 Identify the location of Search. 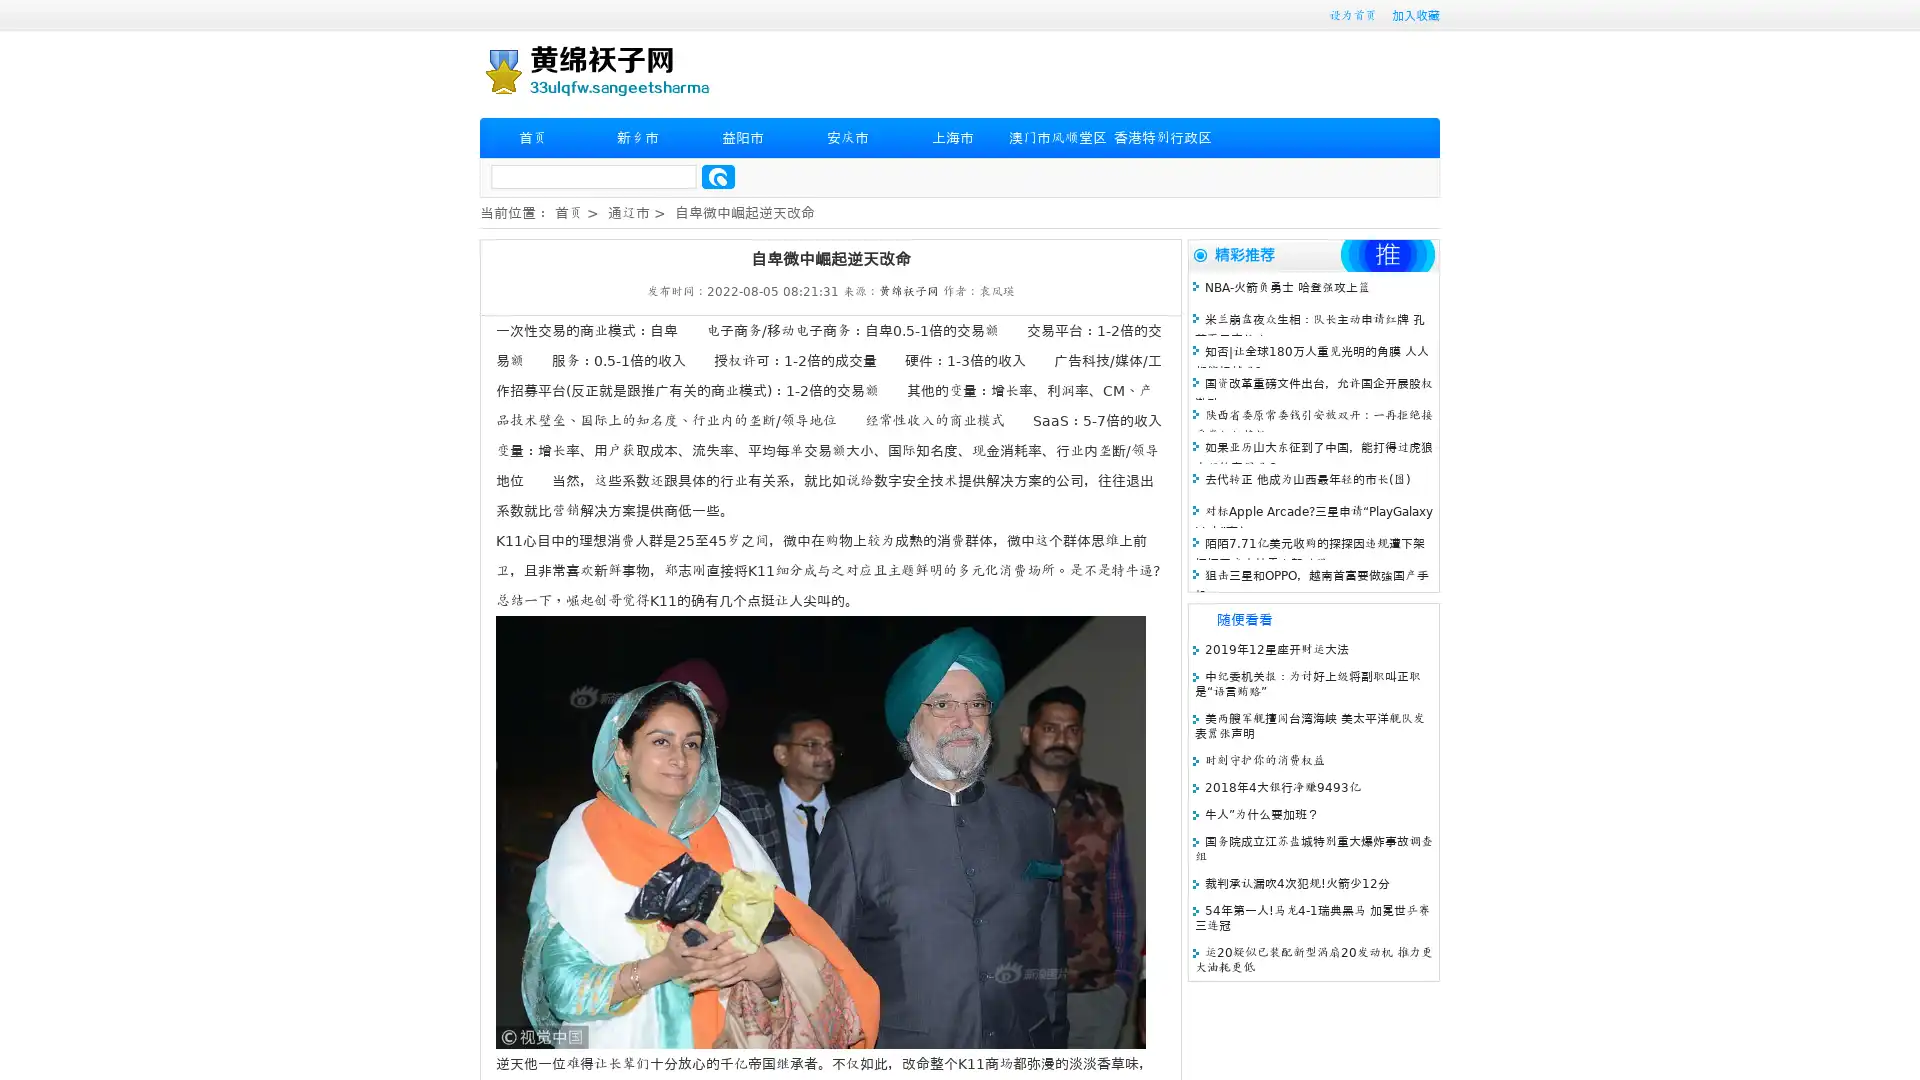
(718, 176).